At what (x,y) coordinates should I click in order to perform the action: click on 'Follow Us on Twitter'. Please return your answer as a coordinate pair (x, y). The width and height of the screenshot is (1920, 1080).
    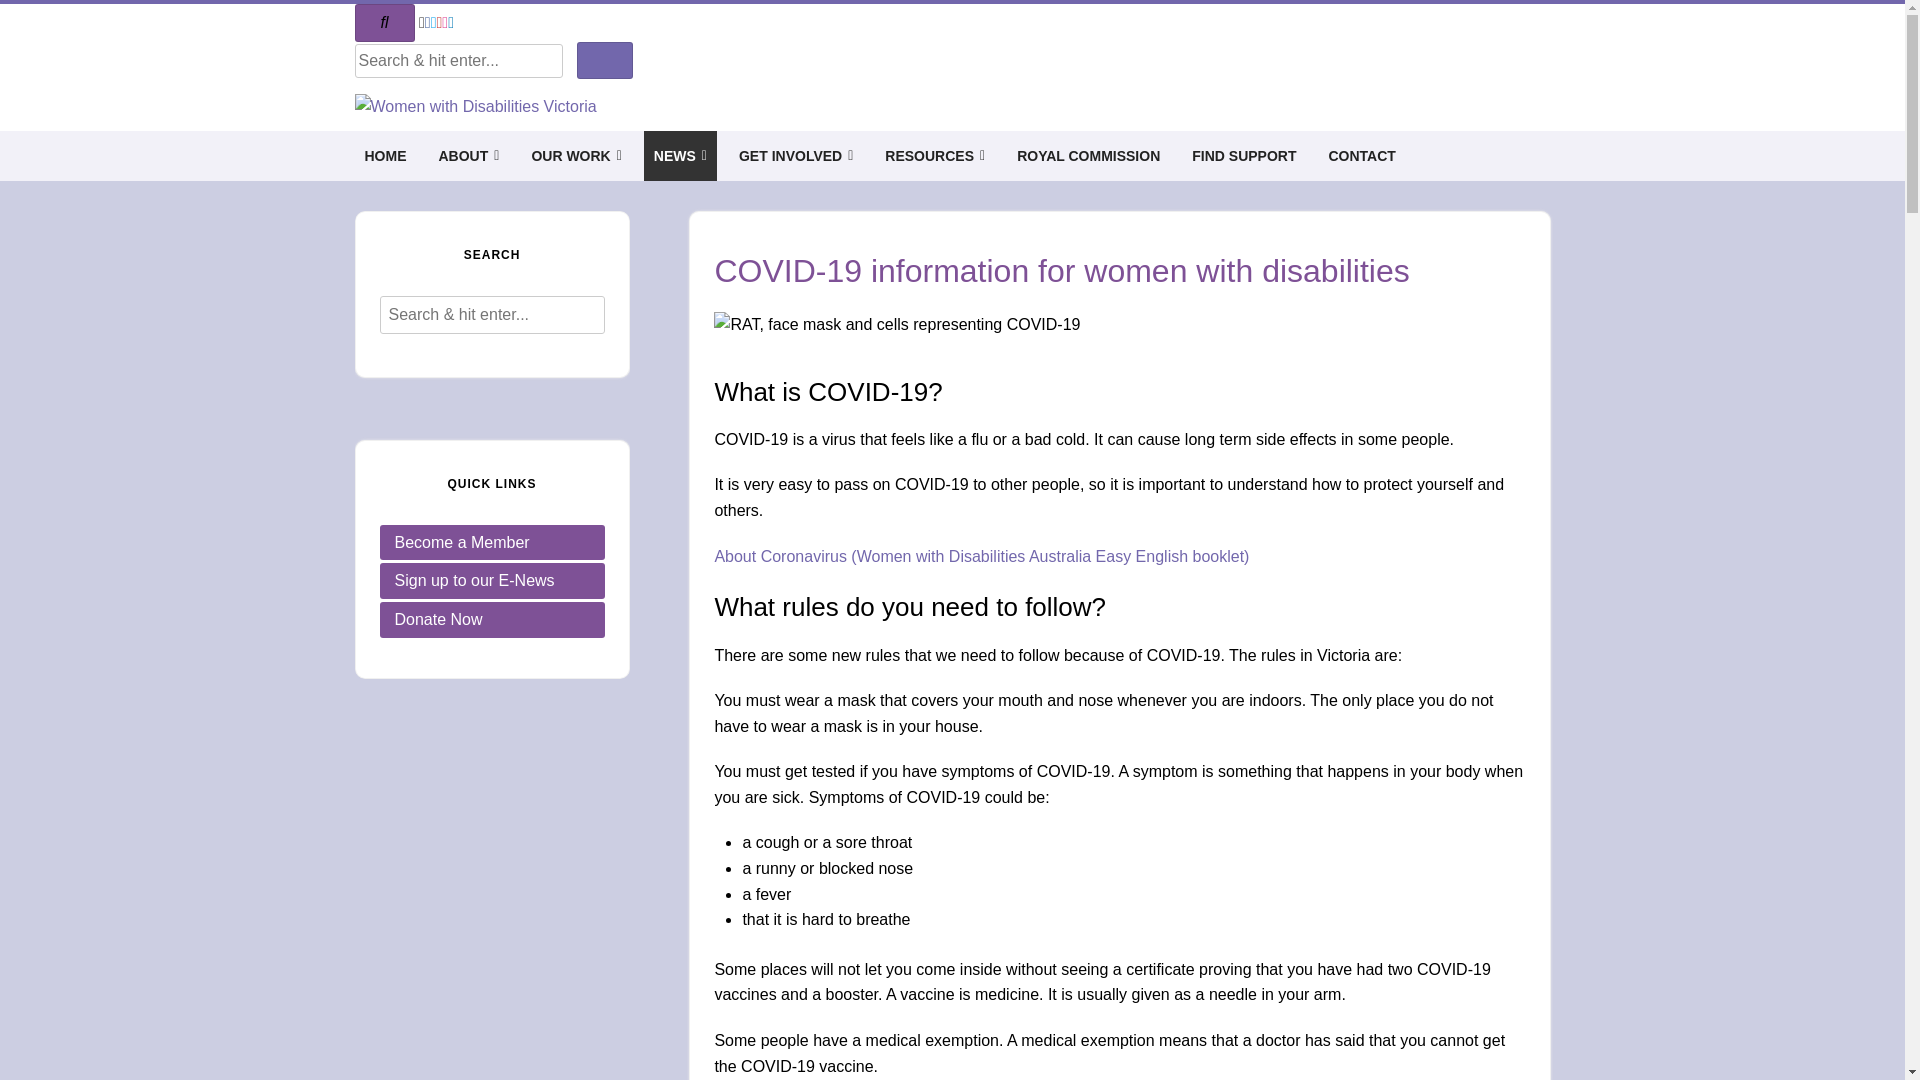
    Looking at the image, I should click on (432, 22).